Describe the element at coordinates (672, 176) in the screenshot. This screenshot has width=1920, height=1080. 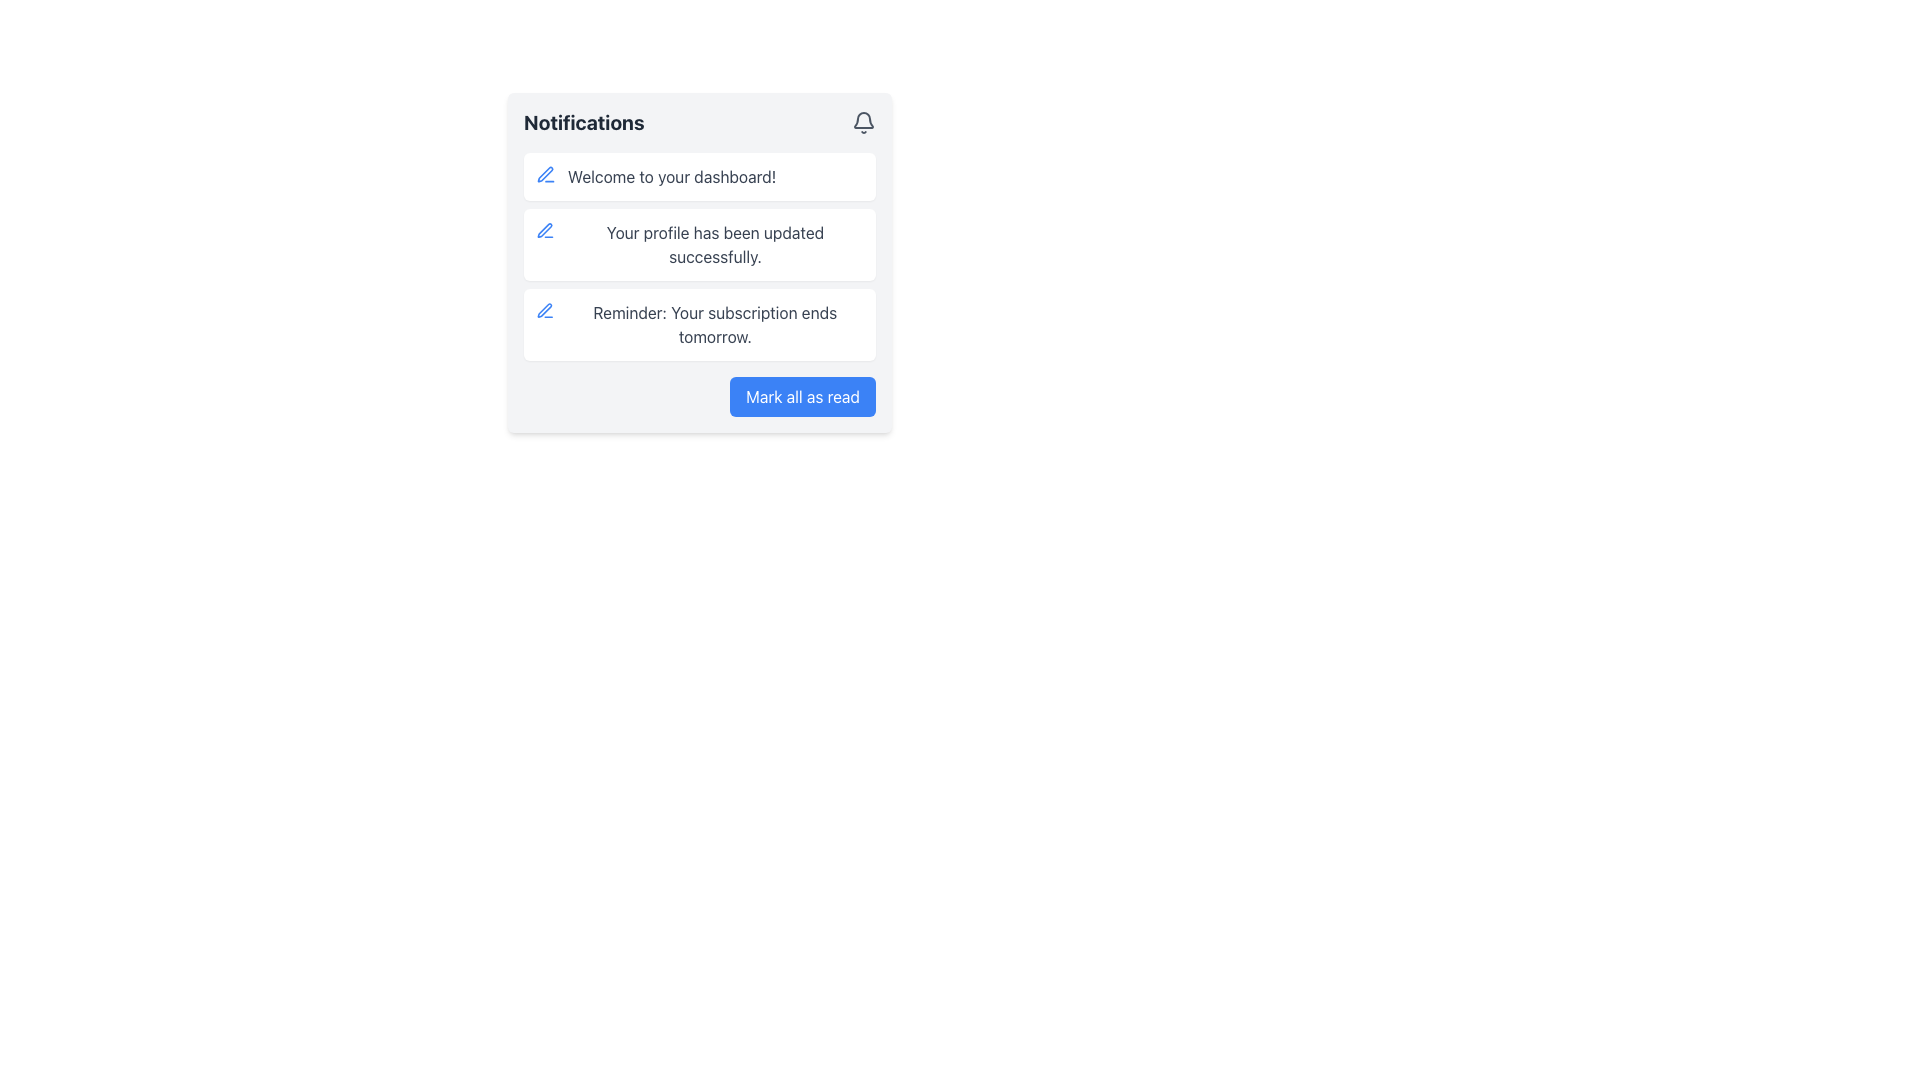
I see `the Text Label displaying 'Welcome to your dashboard!' located in the topmost notification card of the Notifications panel` at that location.